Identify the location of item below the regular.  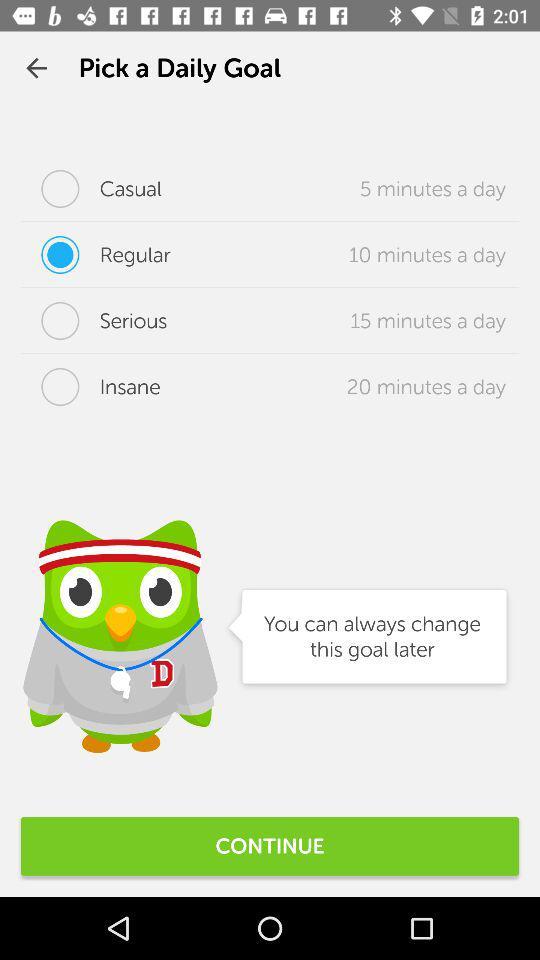
(93, 321).